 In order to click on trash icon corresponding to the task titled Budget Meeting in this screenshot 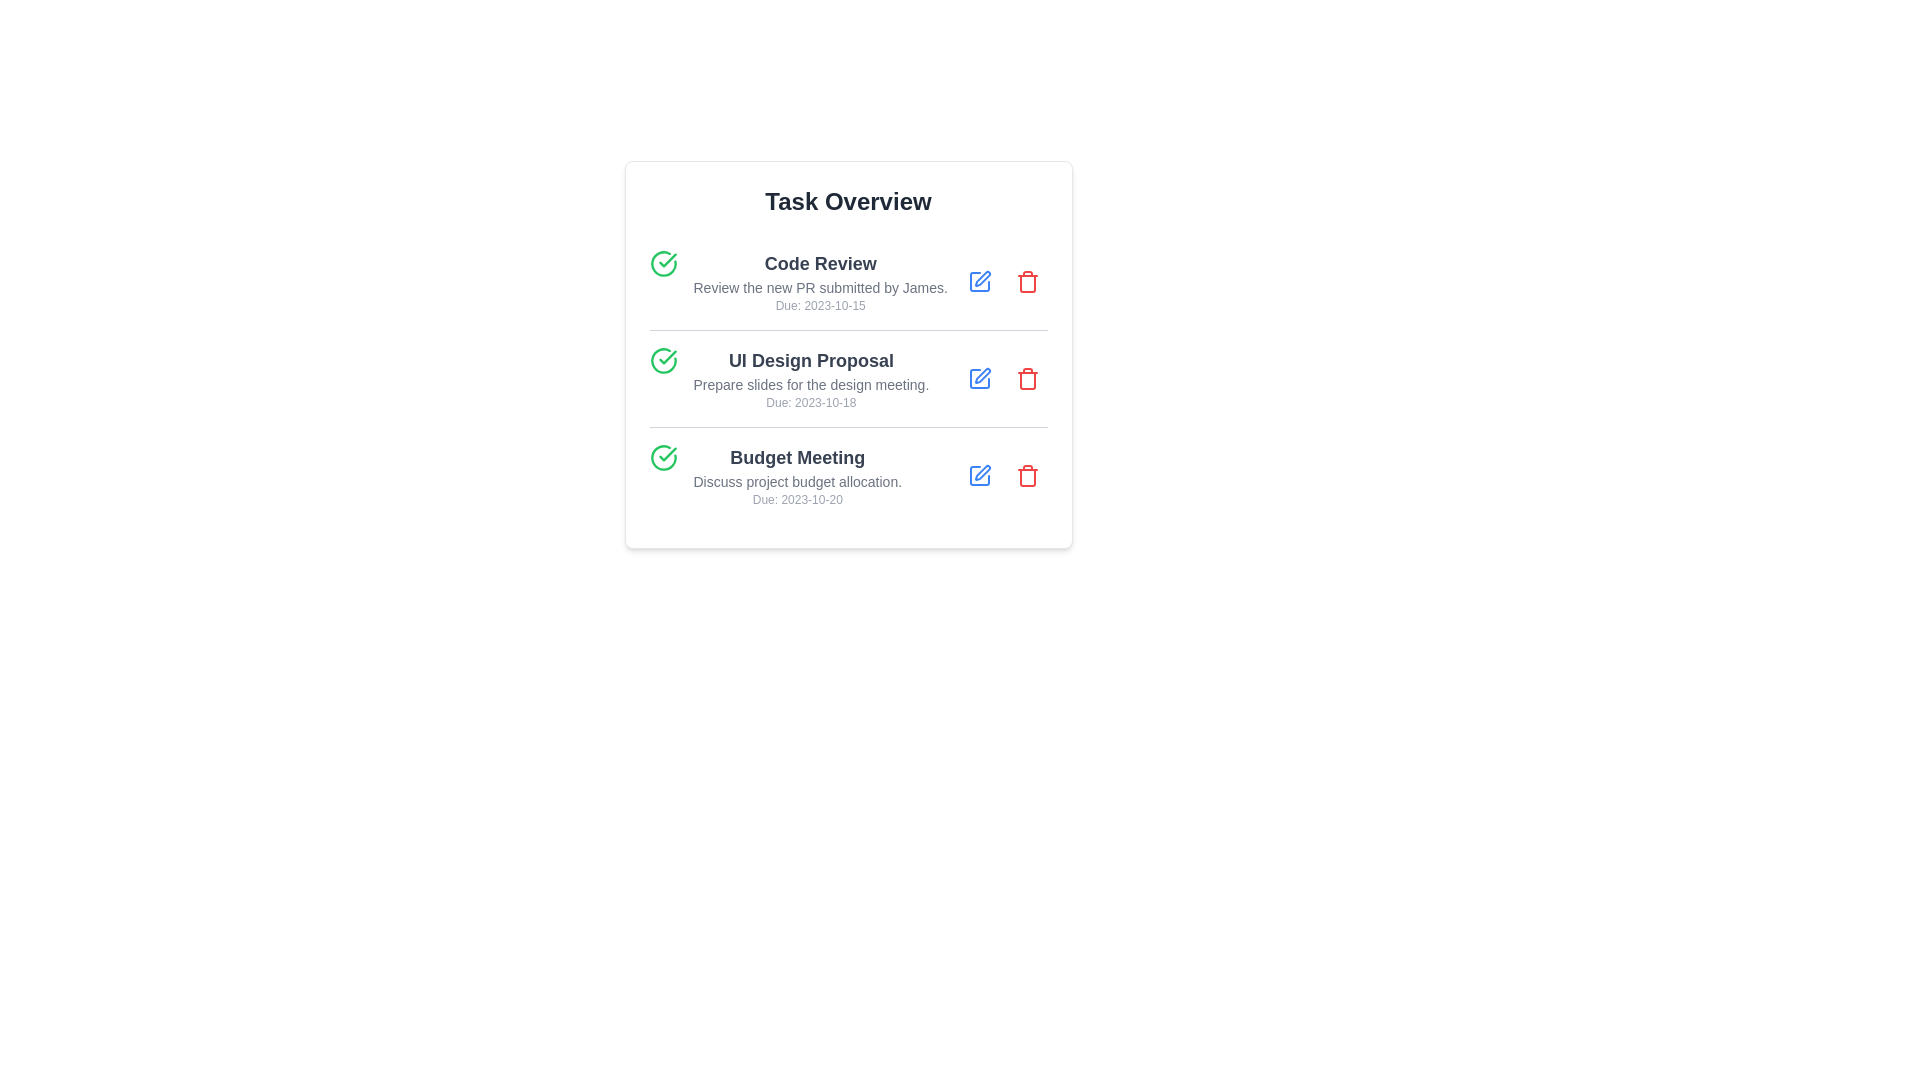, I will do `click(1027, 475)`.